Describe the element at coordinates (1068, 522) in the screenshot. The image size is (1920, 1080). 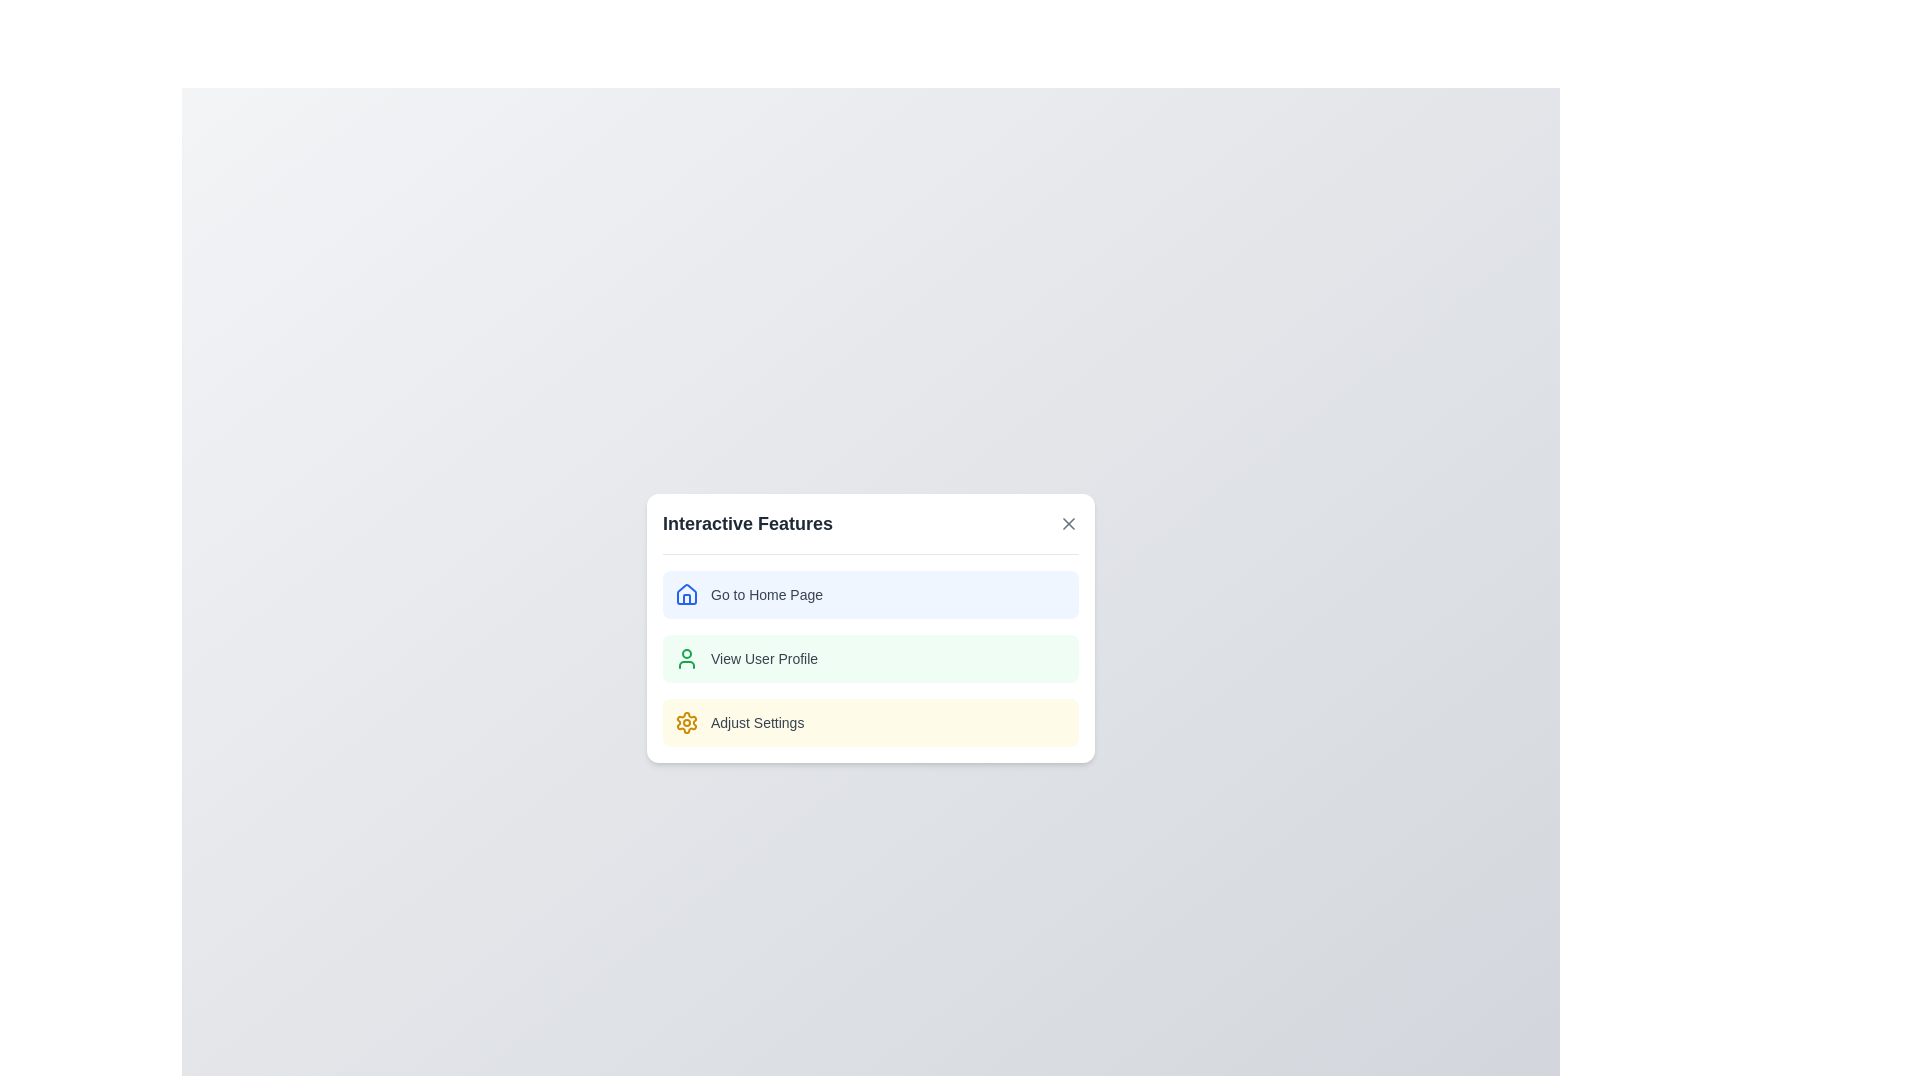
I see `the close button located at the top-right corner of the 'Interactive Features' box` at that location.